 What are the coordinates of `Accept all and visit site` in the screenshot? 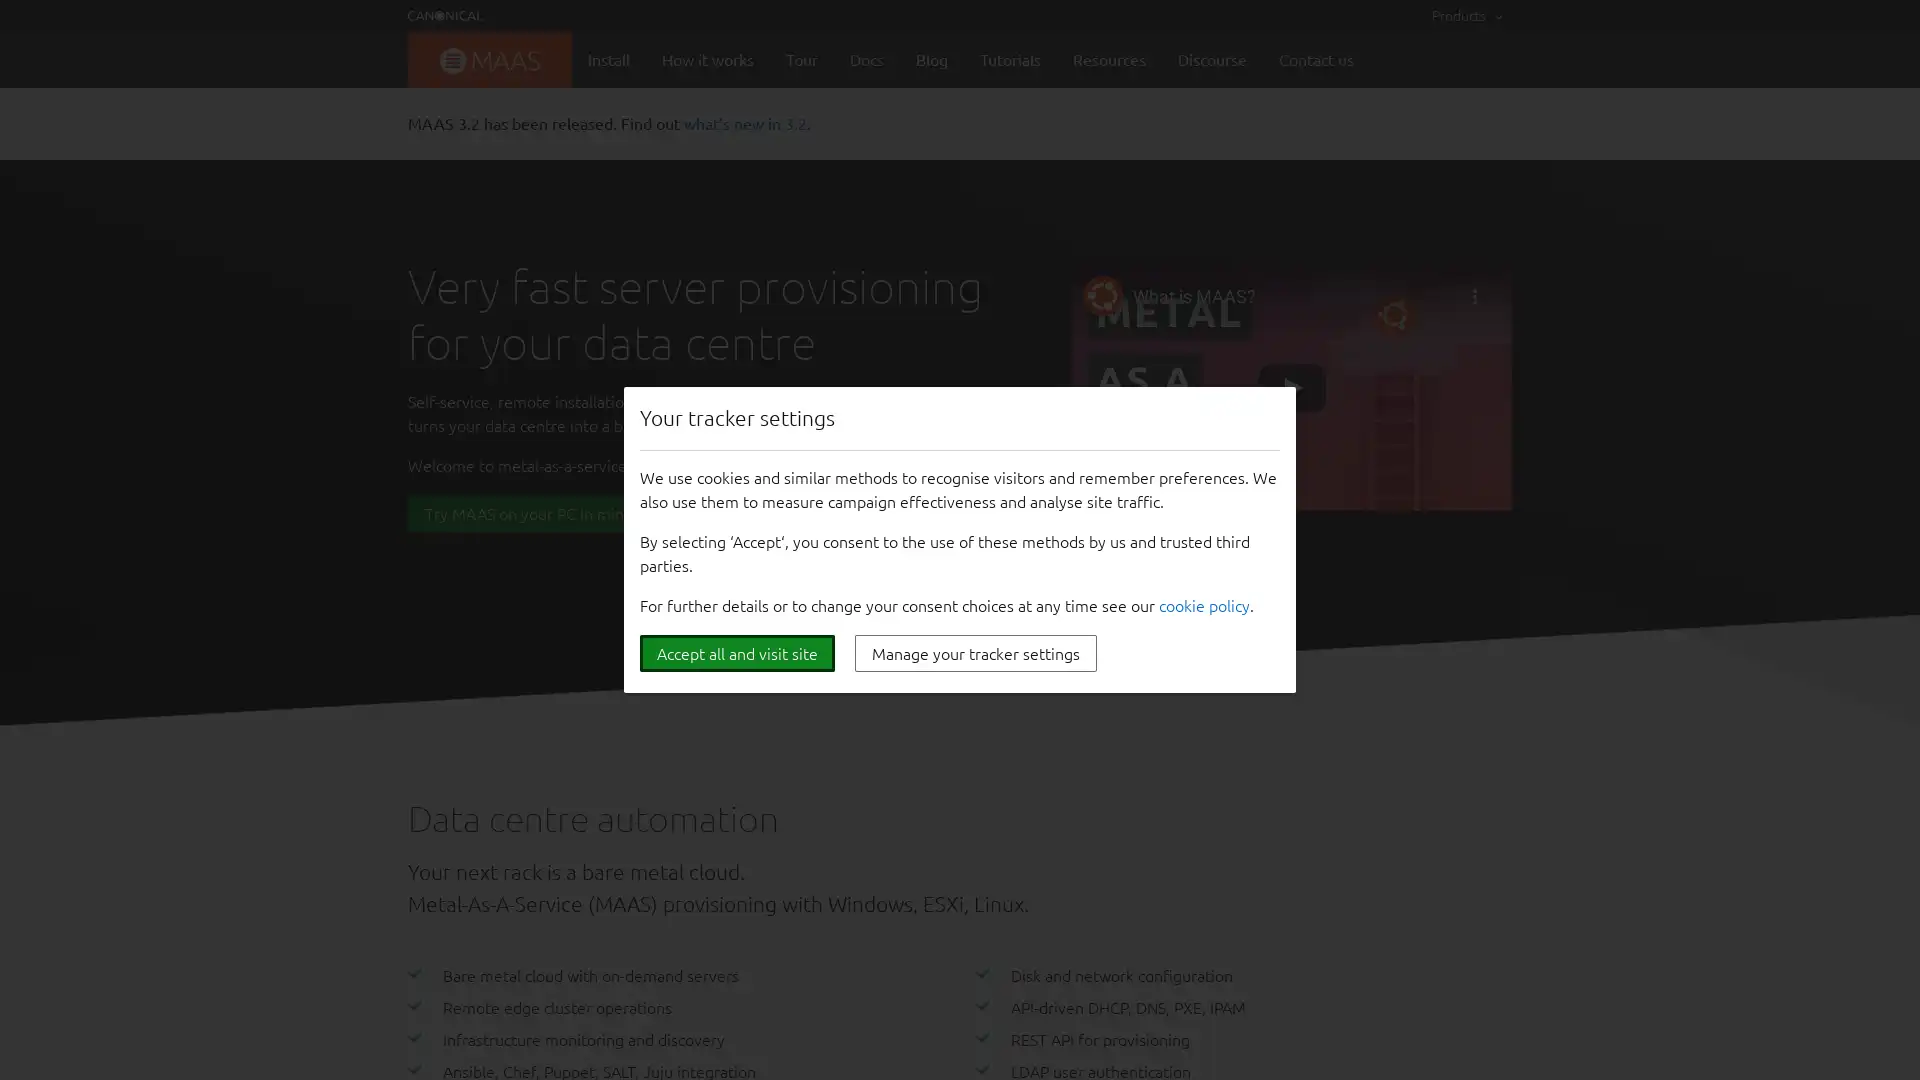 It's located at (736, 653).